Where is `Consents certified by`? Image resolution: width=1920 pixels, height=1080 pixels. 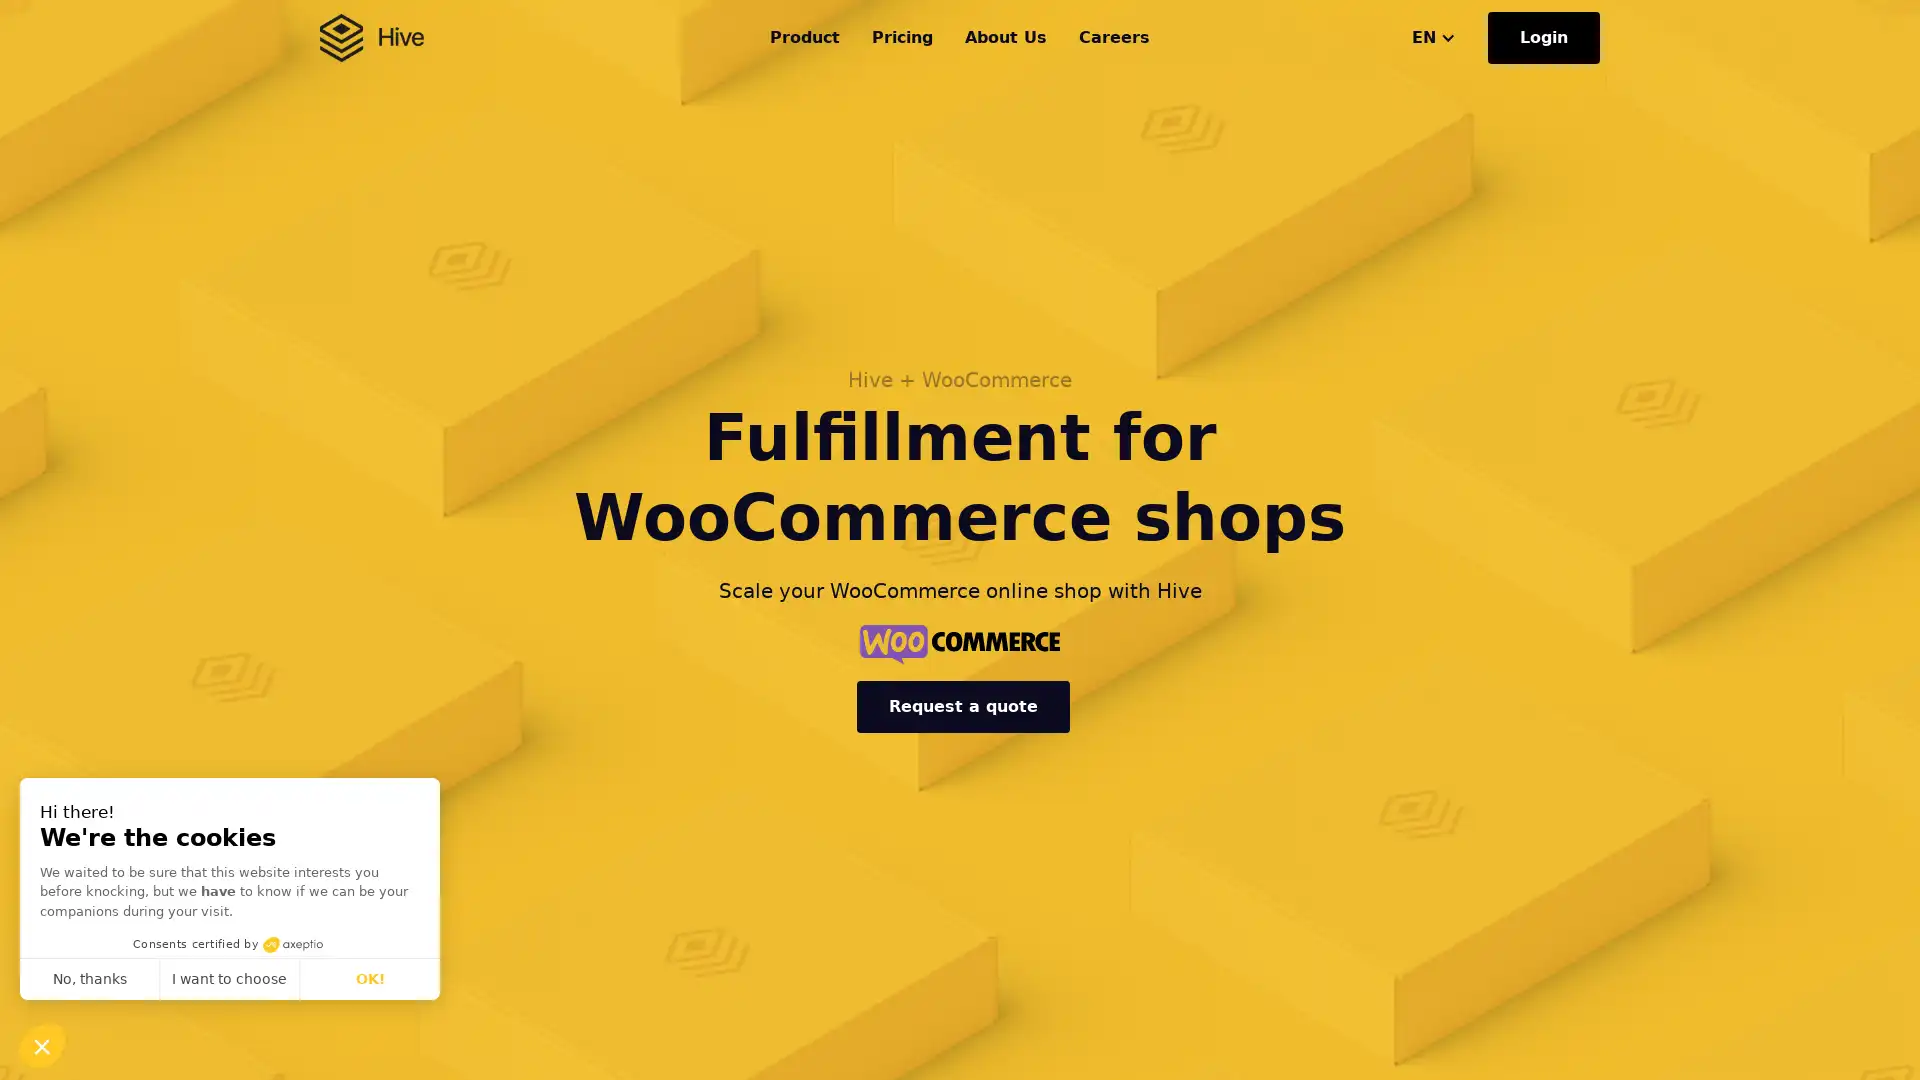 Consents certified by is located at coordinates (229, 944).